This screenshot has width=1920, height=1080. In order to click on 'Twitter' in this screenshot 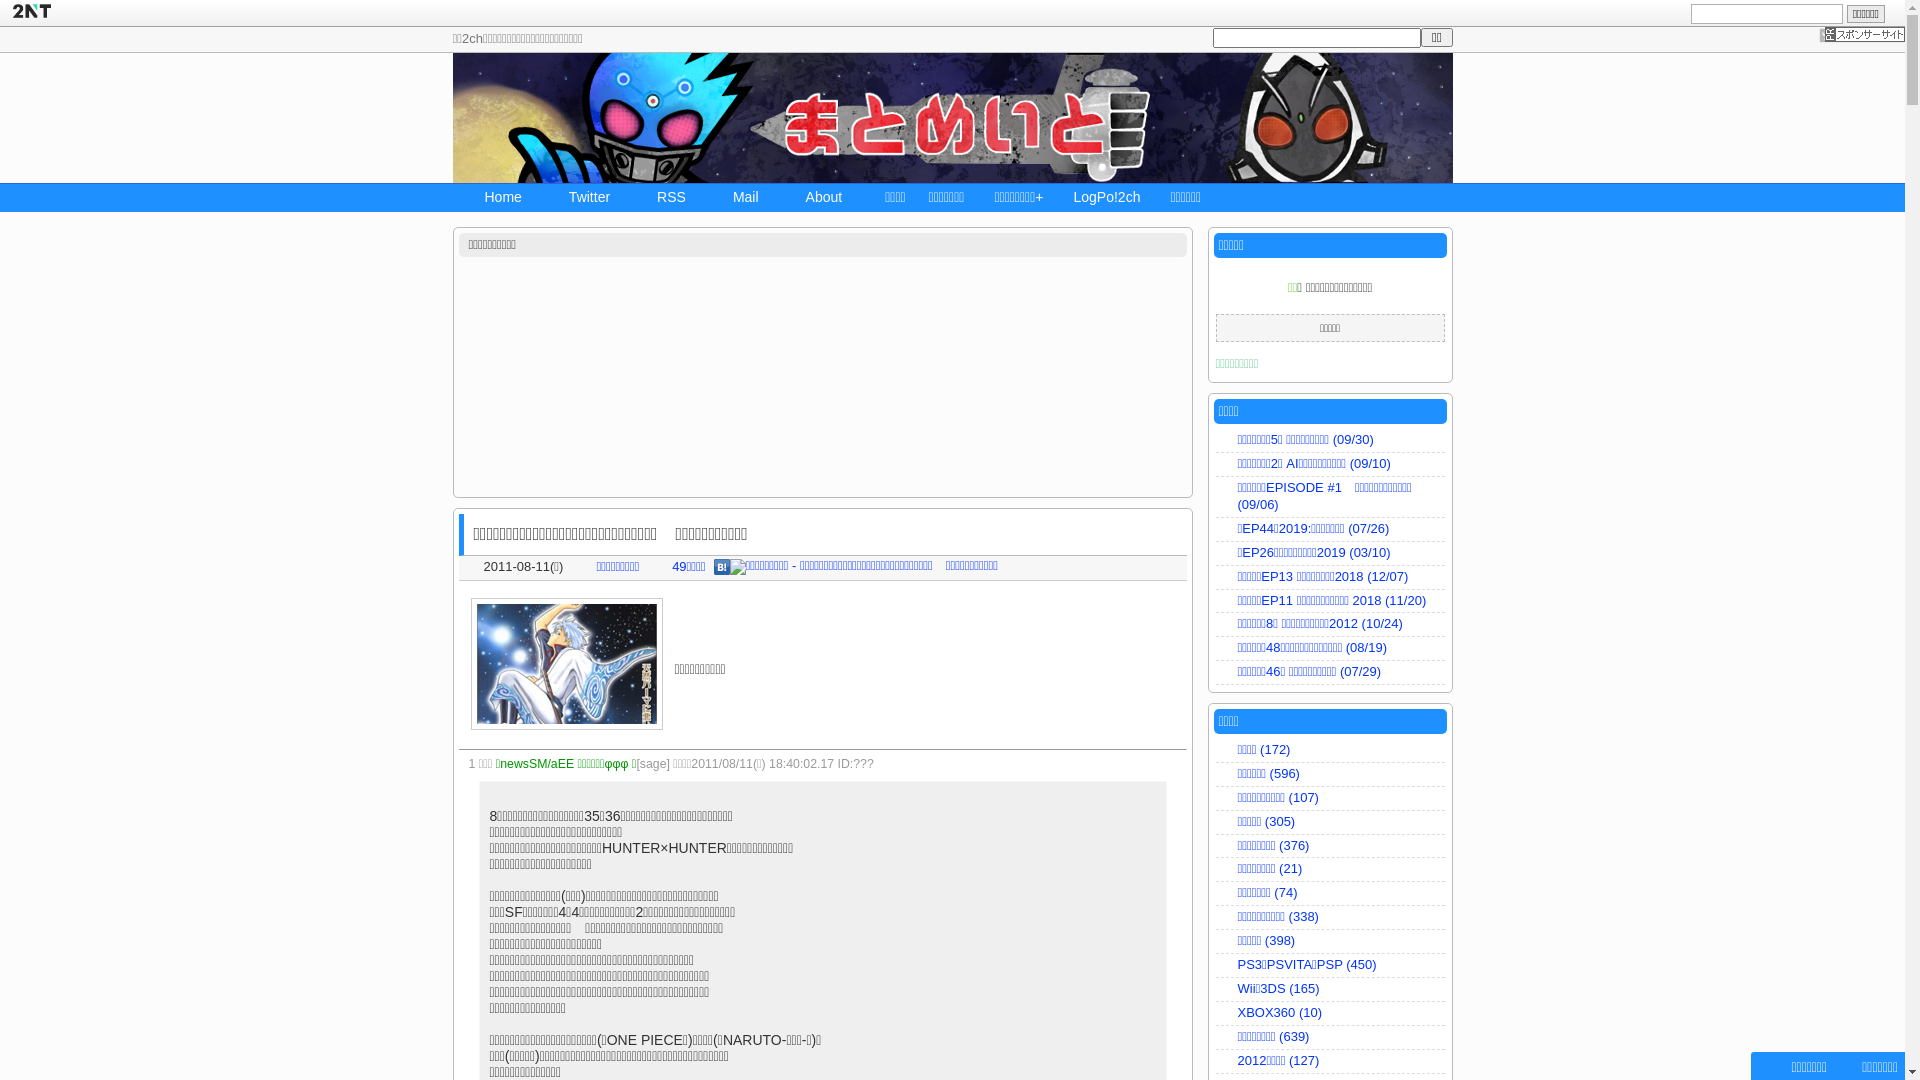, I will do `click(579, 199)`.